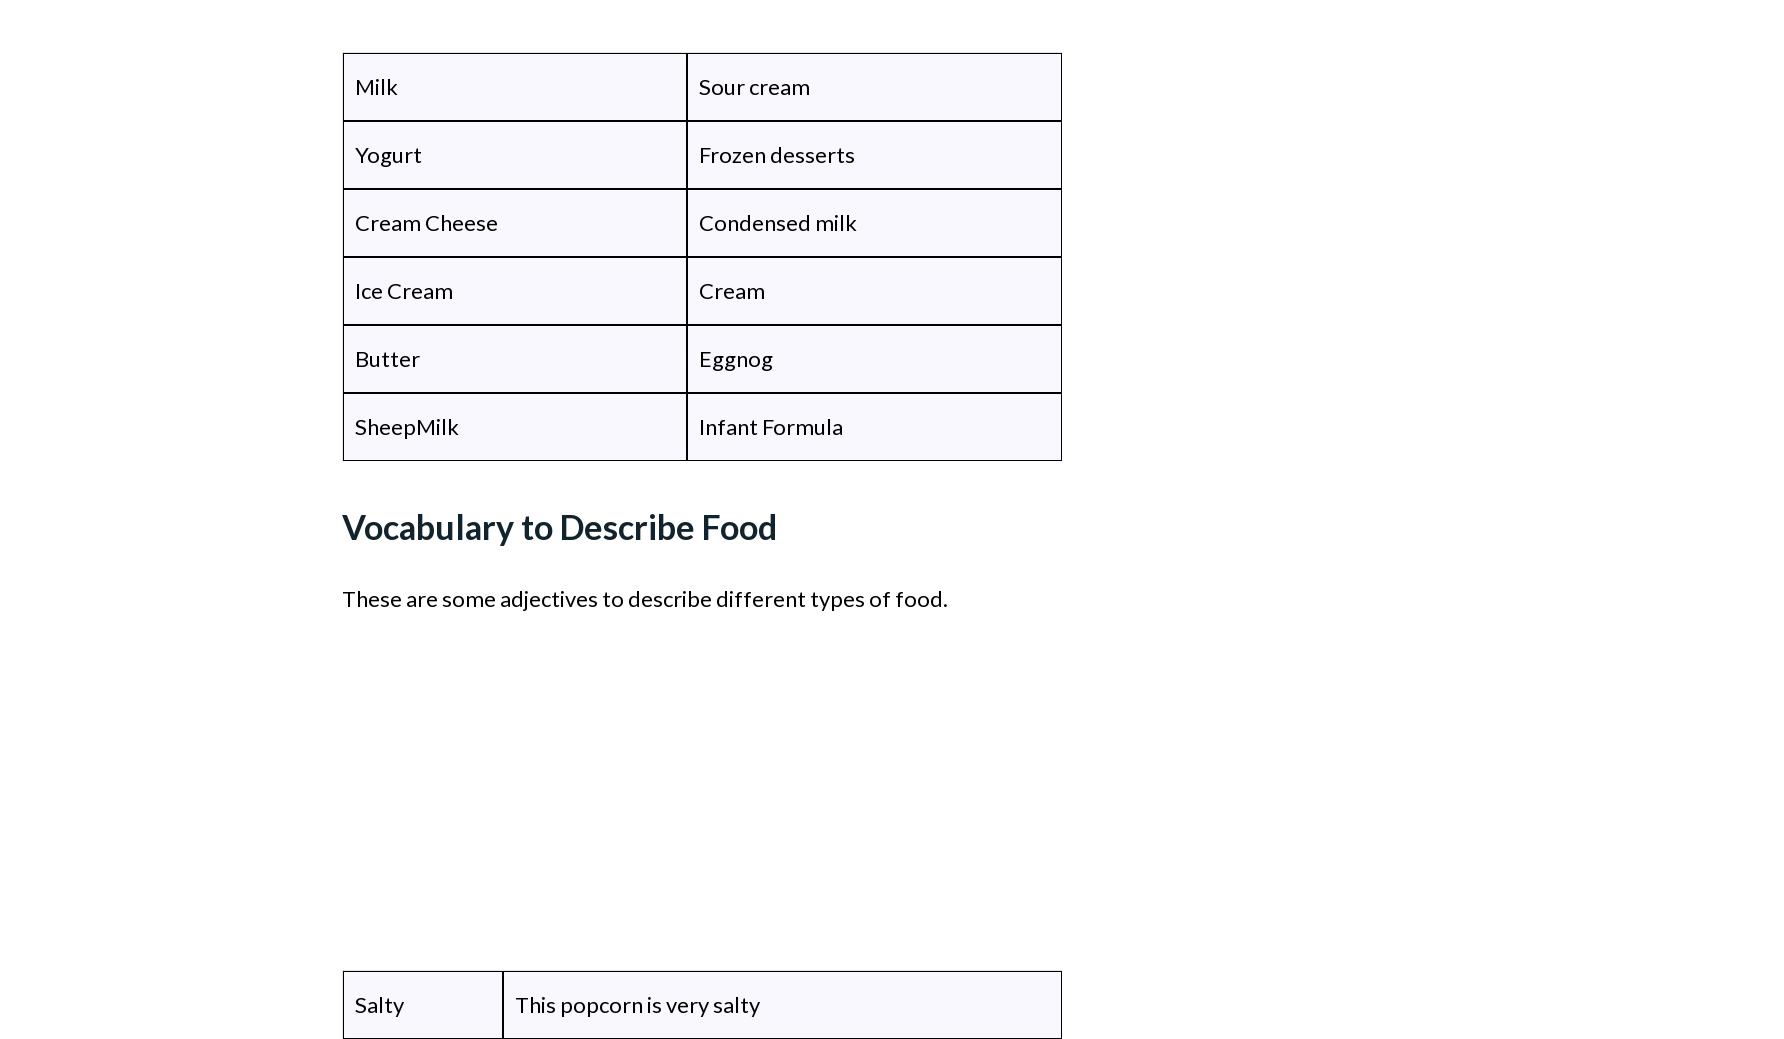  I want to click on 'Ice Cream', so click(354, 290).